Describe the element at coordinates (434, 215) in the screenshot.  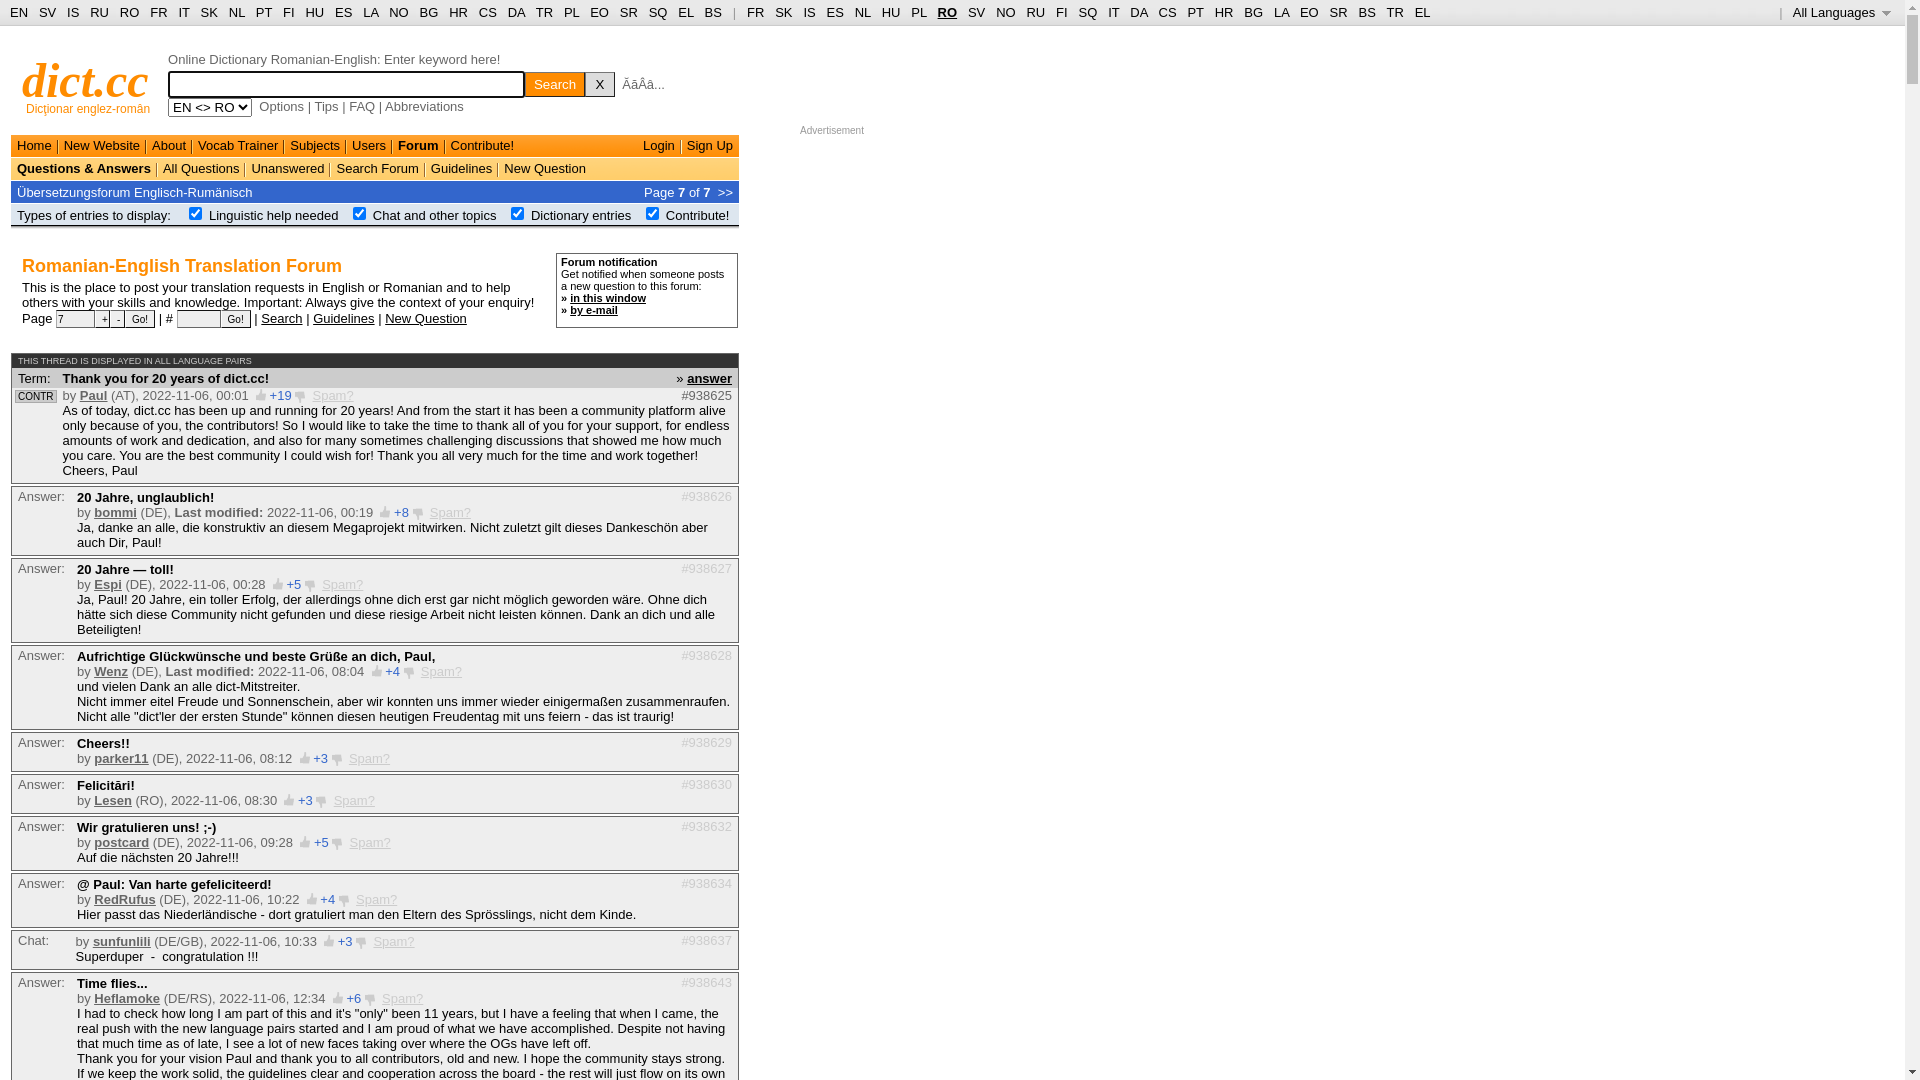
I see `'Chat and other topics'` at that location.